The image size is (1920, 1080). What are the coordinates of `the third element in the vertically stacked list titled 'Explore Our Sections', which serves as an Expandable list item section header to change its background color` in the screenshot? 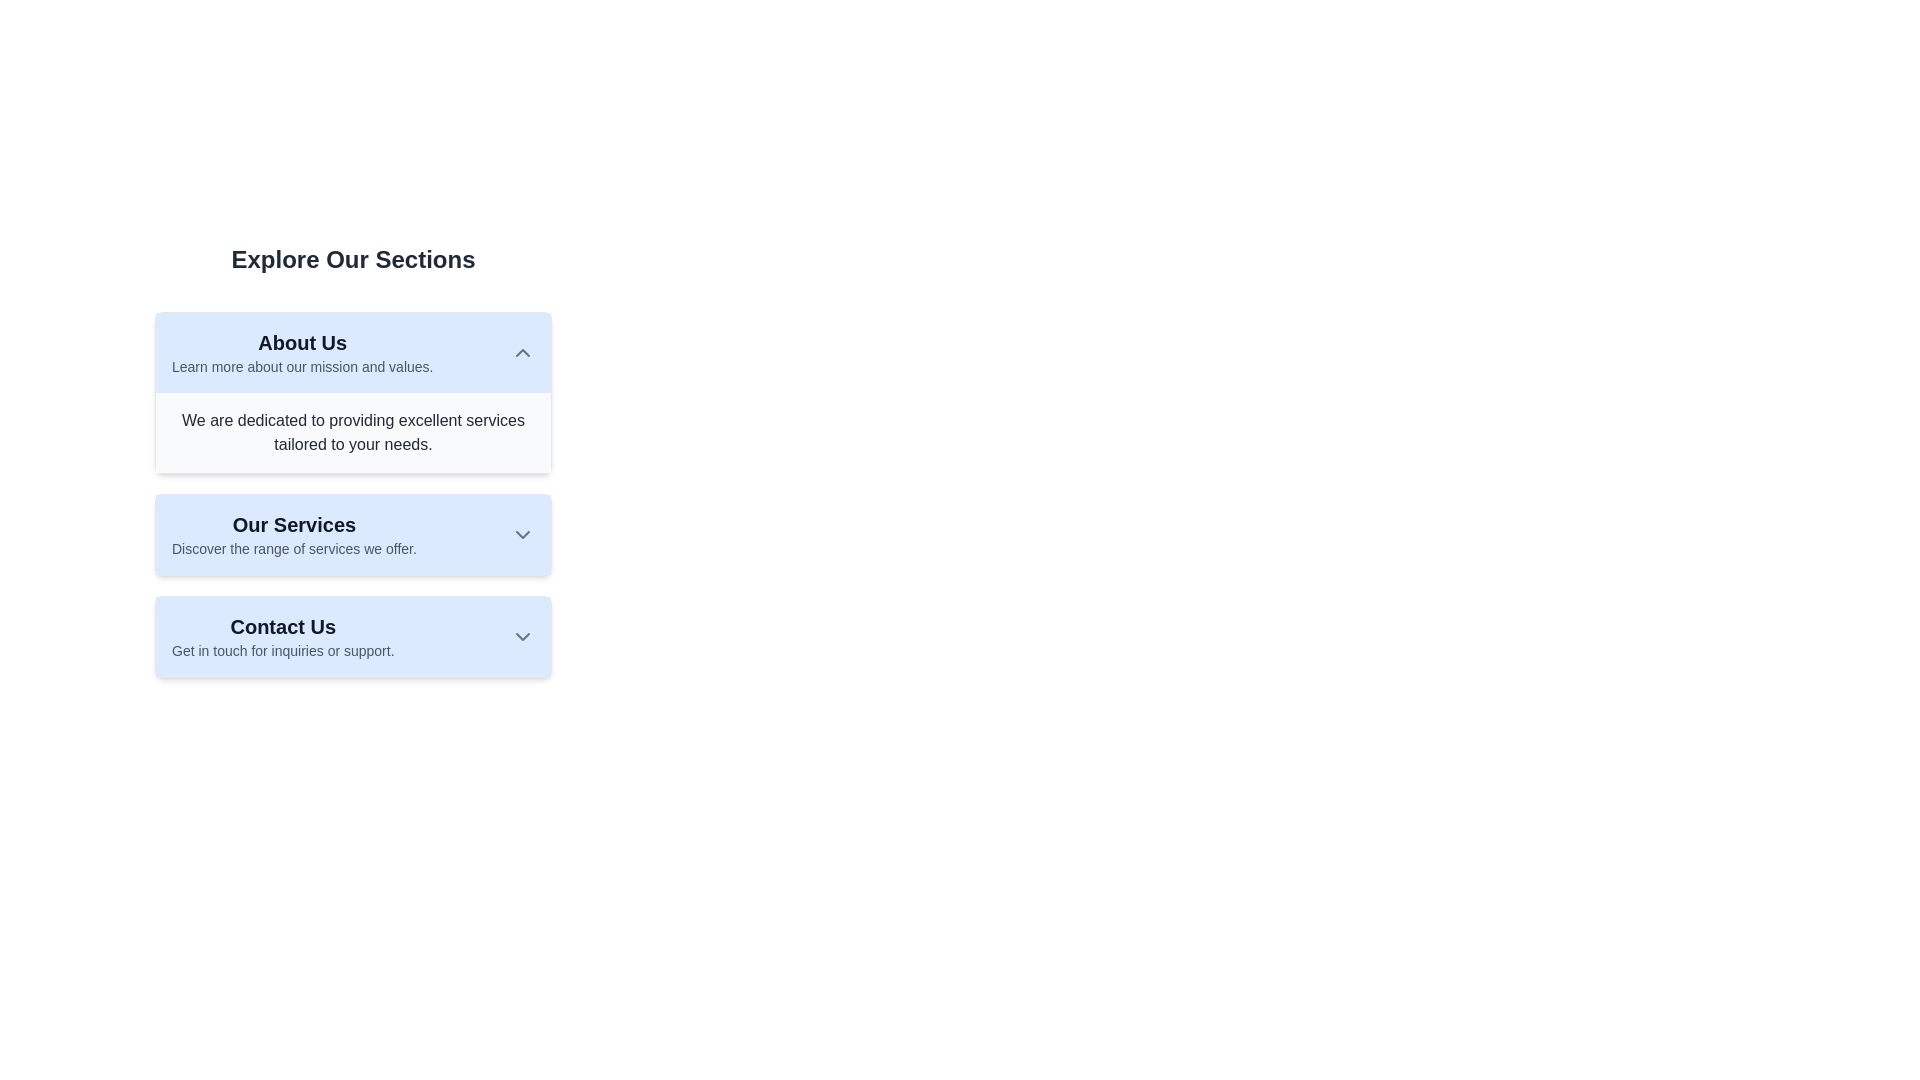 It's located at (353, 636).